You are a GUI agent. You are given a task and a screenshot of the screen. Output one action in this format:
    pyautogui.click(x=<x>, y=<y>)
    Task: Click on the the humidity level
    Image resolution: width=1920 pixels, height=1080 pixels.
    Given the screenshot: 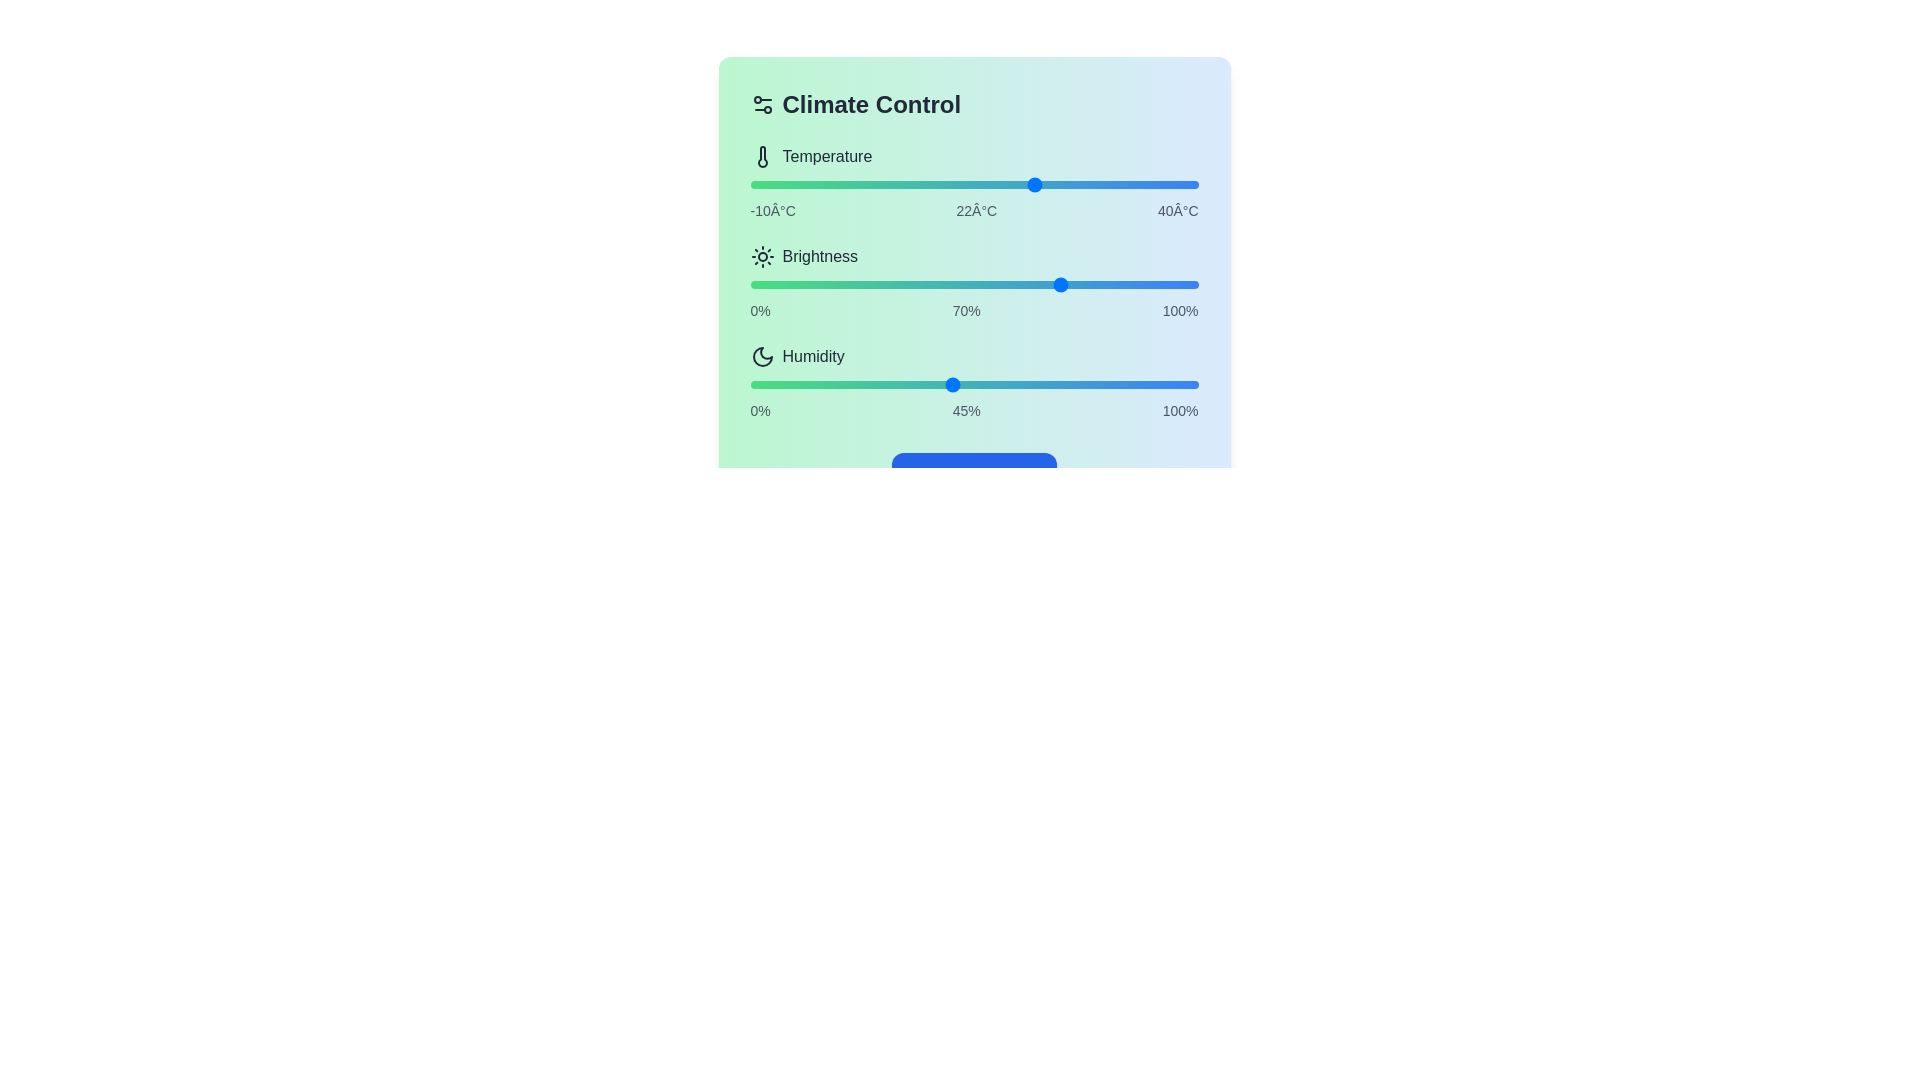 What is the action you would take?
    pyautogui.click(x=1028, y=385)
    